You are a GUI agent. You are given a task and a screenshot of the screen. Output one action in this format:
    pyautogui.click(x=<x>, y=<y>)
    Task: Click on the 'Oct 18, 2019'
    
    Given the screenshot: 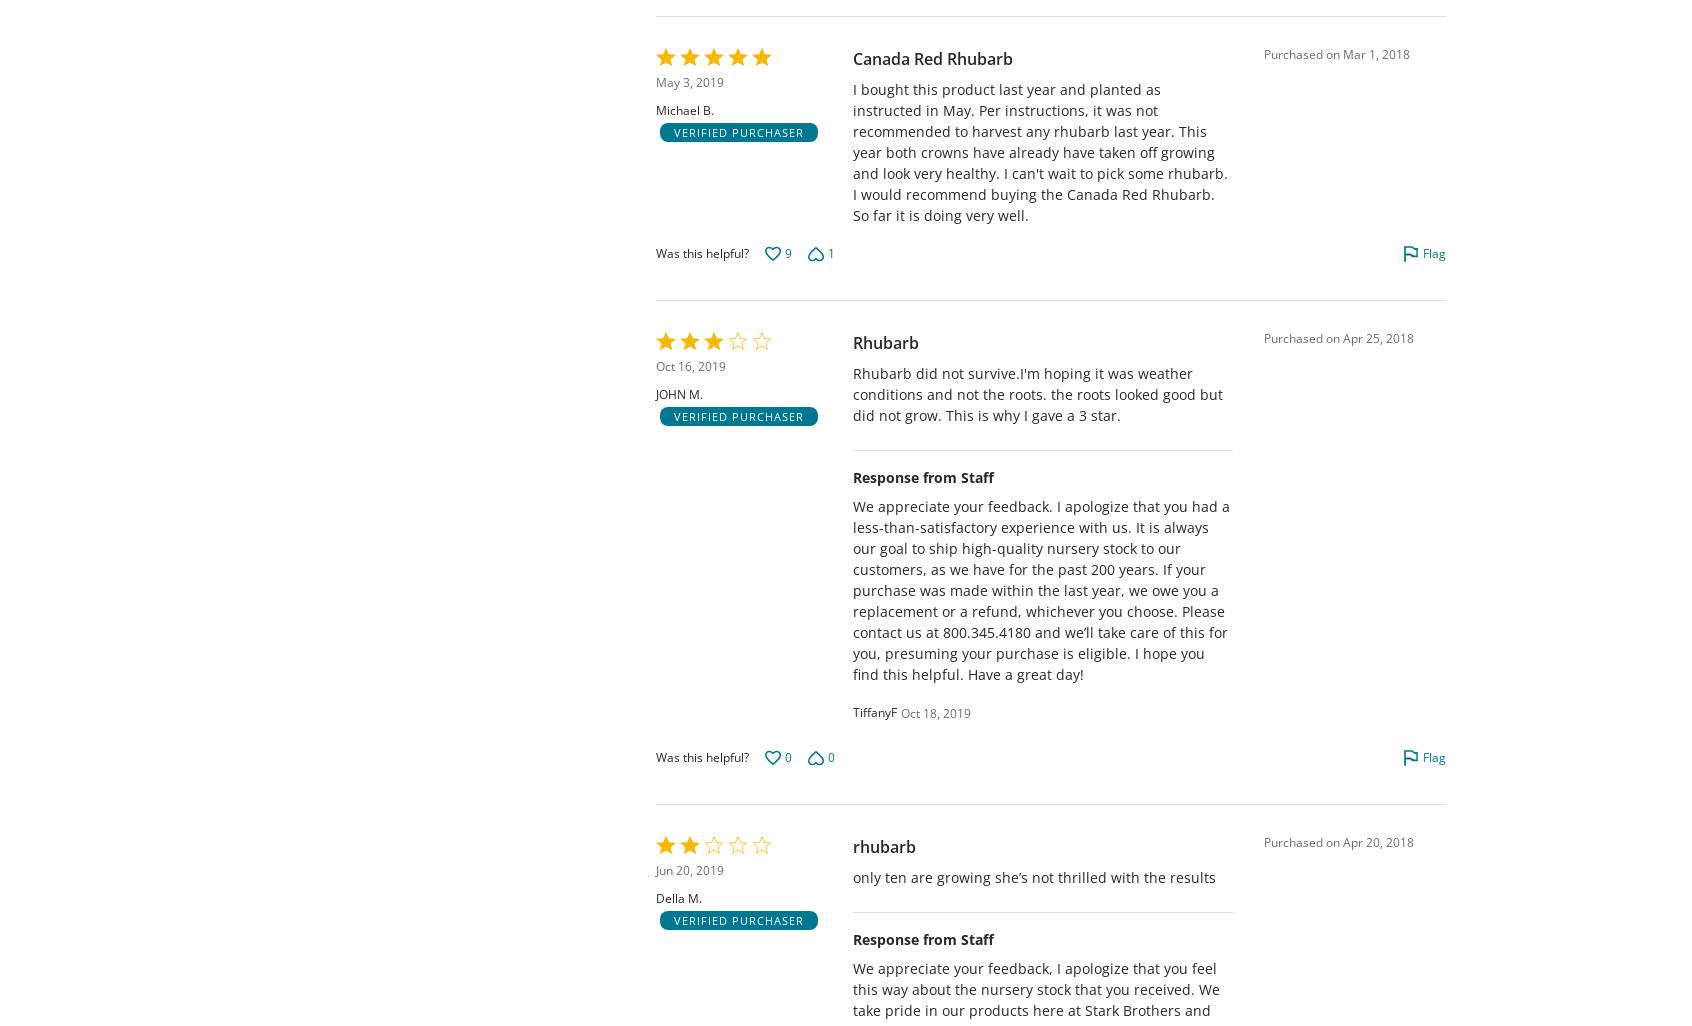 What is the action you would take?
    pyautogui.click(x=936, y=711)
    